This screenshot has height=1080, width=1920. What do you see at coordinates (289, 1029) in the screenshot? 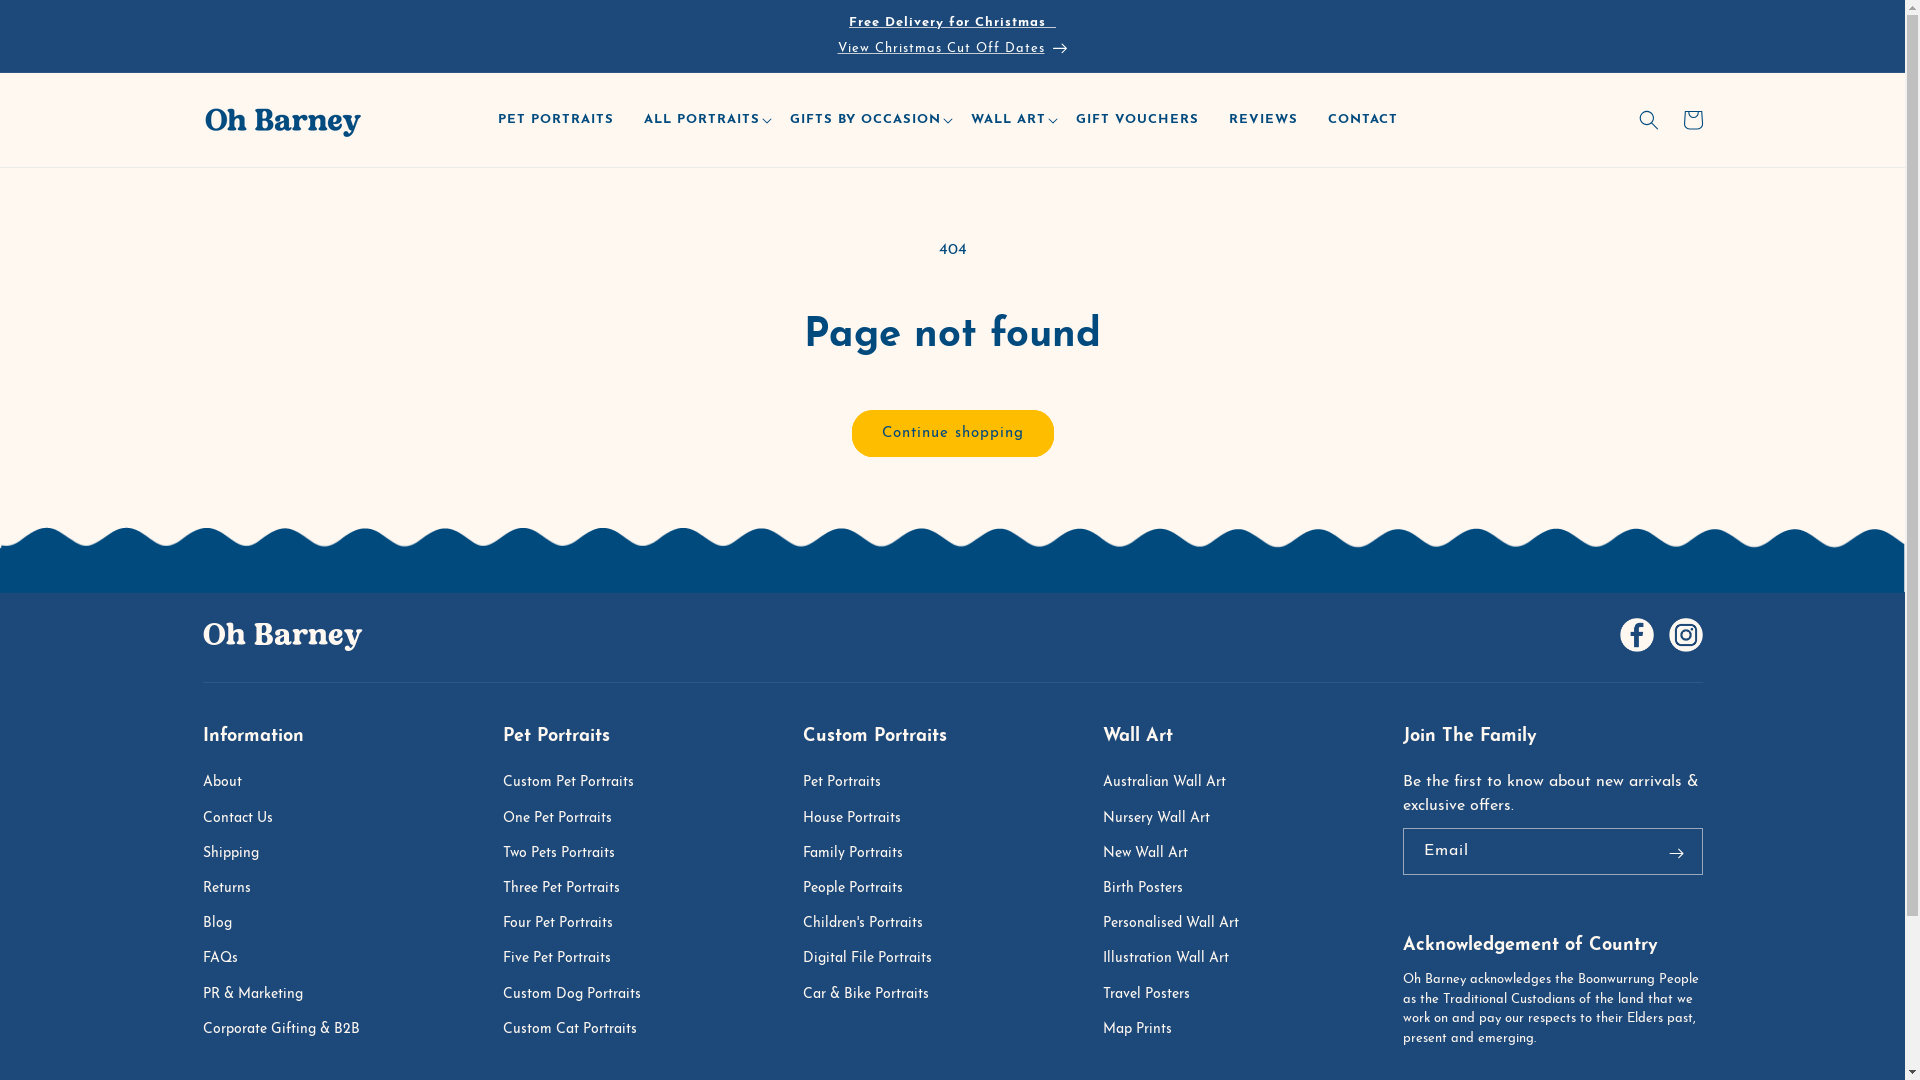
I see `'Corporate Gifting & B2B'` at bounding box center [289, 1029].